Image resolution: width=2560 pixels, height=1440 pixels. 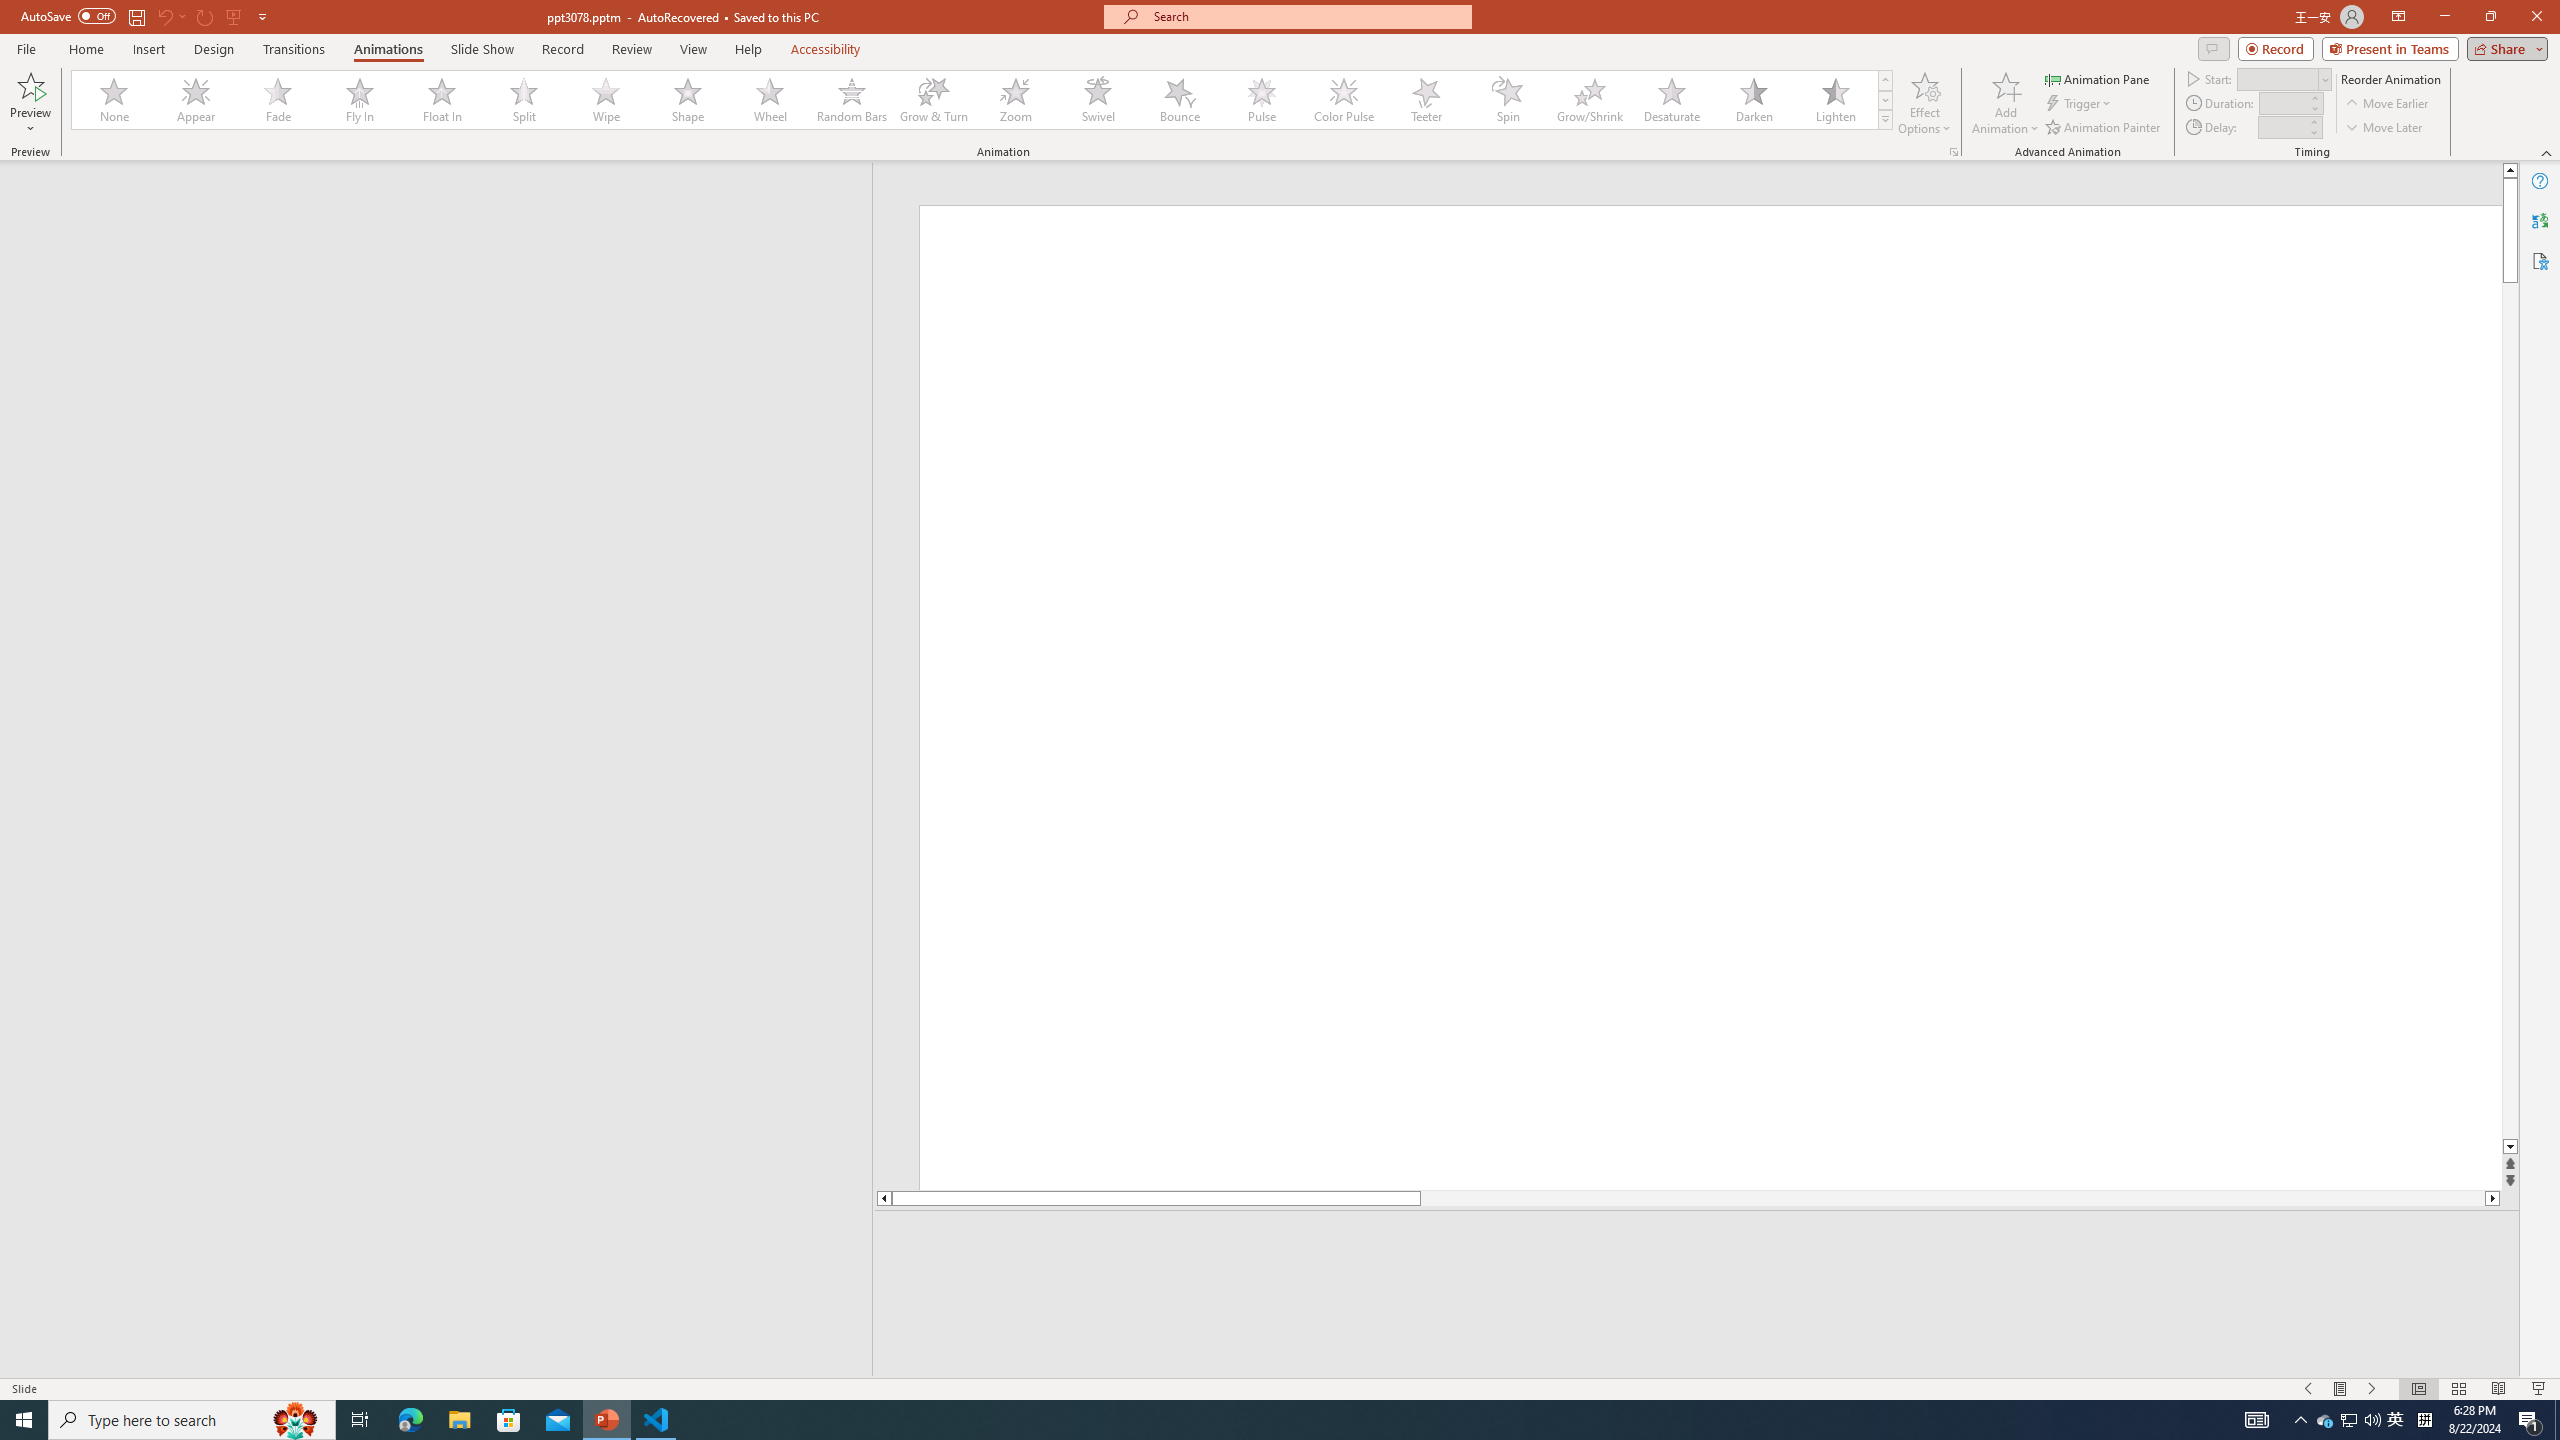 What do you see at coordinates (1179, 99) in the screenshot?
I see `'Bounce'` at bounding box center [1179, 99].